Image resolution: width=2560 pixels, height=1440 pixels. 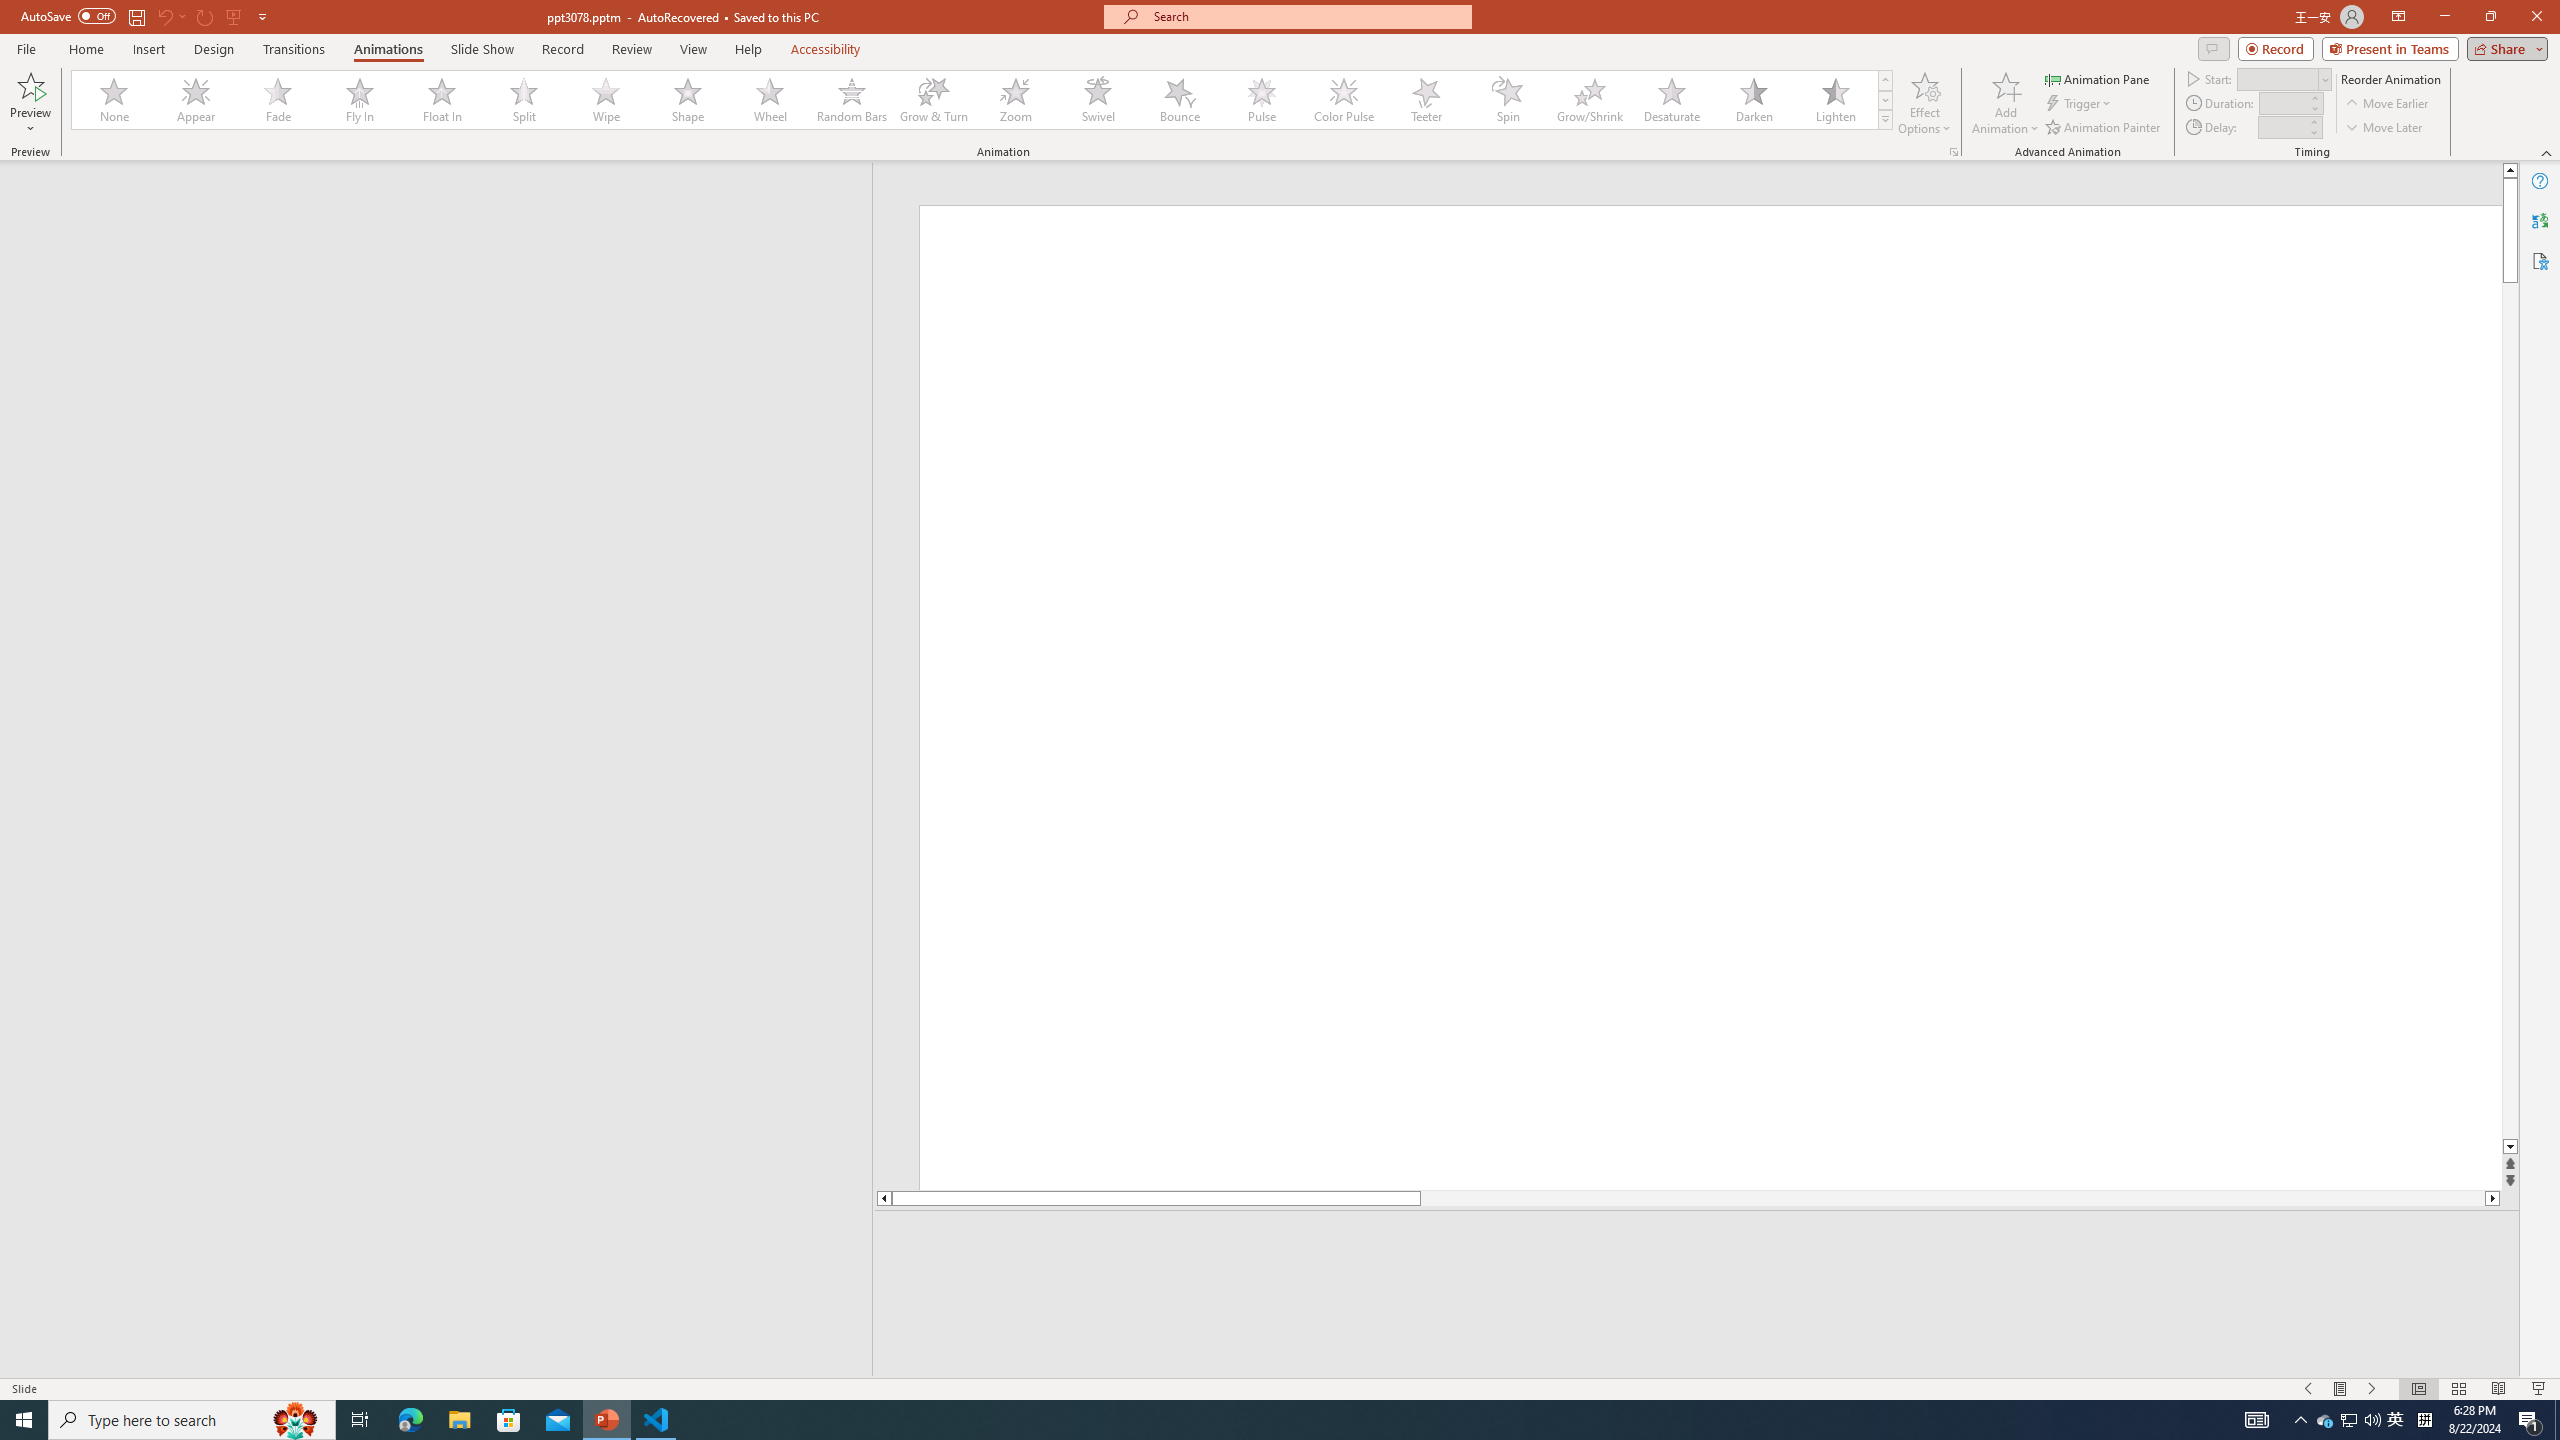 What do you see at coordinates (1179, 99) in the screenshot?
I see `'Bounce'` at bounding box center [1179, 99].